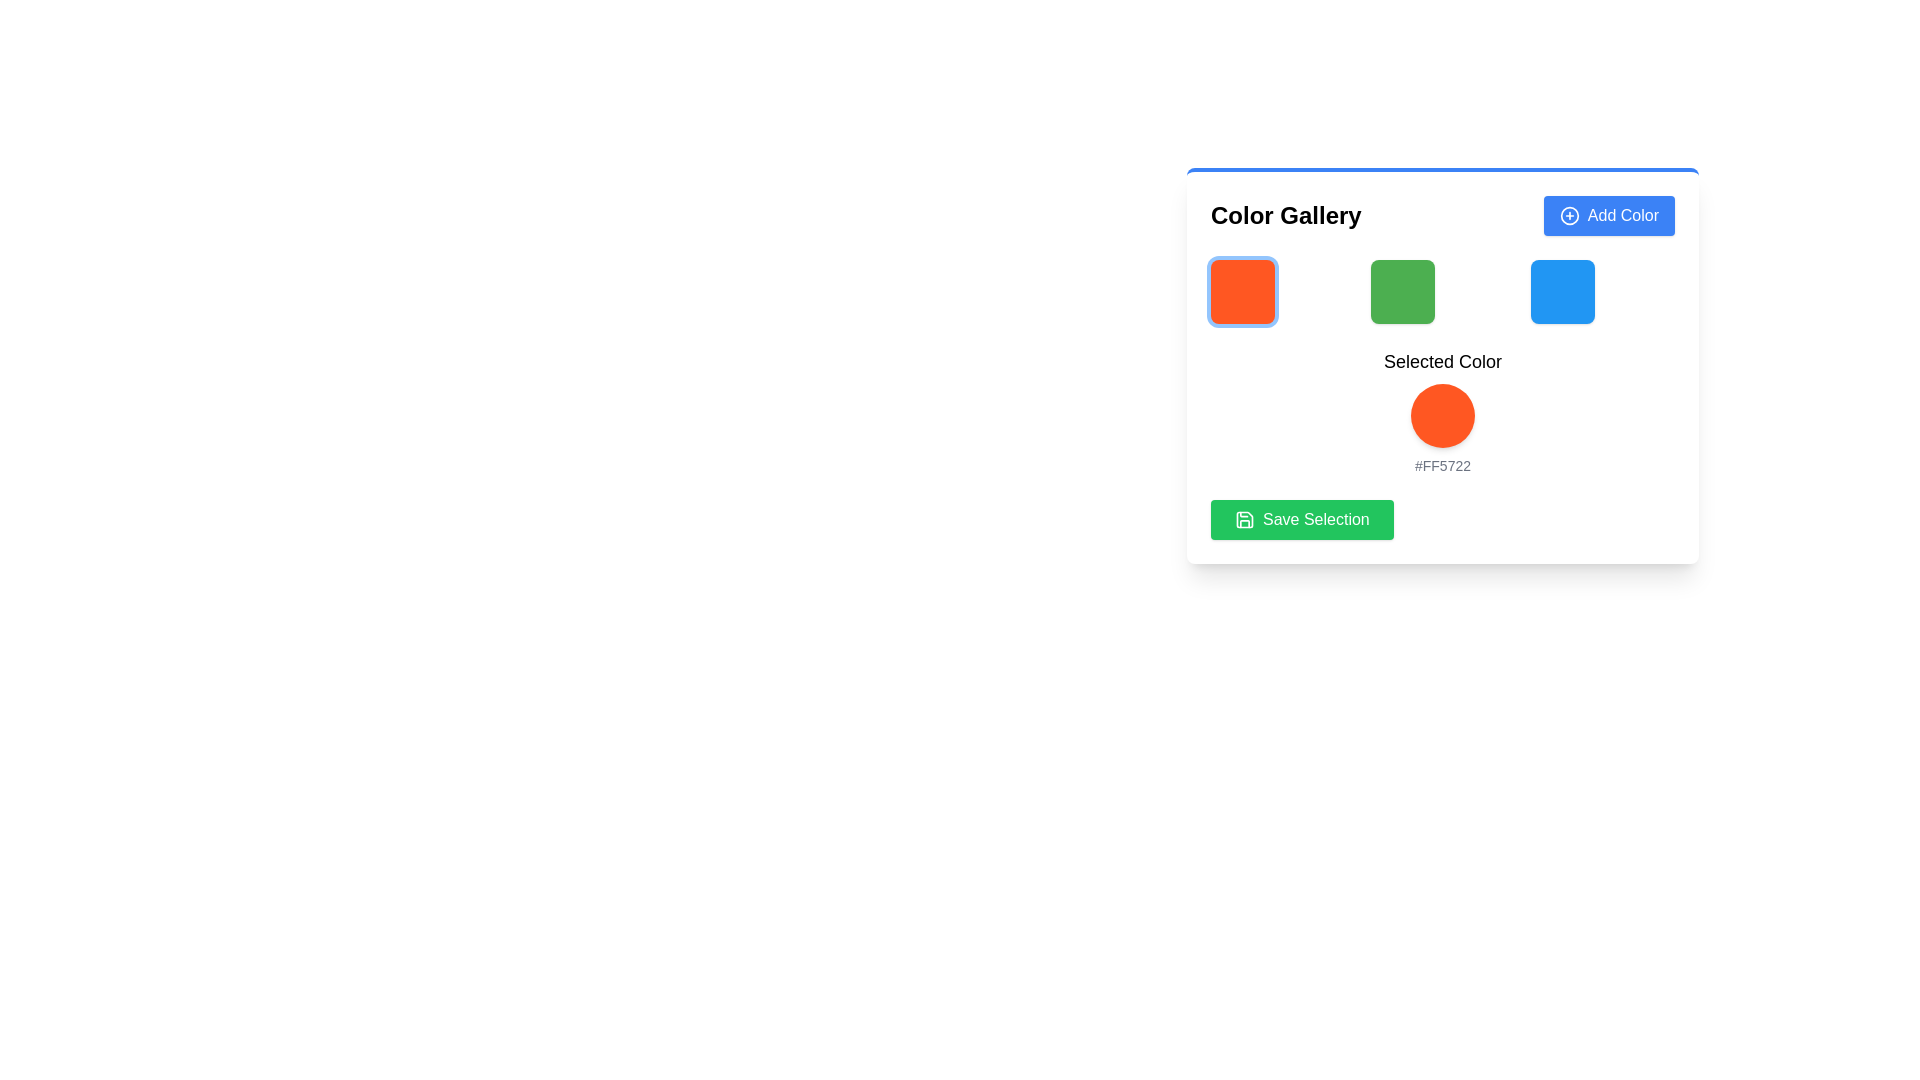  I want to click on the orange, green, or blue colored square within the Color Gallery section, so click(1443, 292).